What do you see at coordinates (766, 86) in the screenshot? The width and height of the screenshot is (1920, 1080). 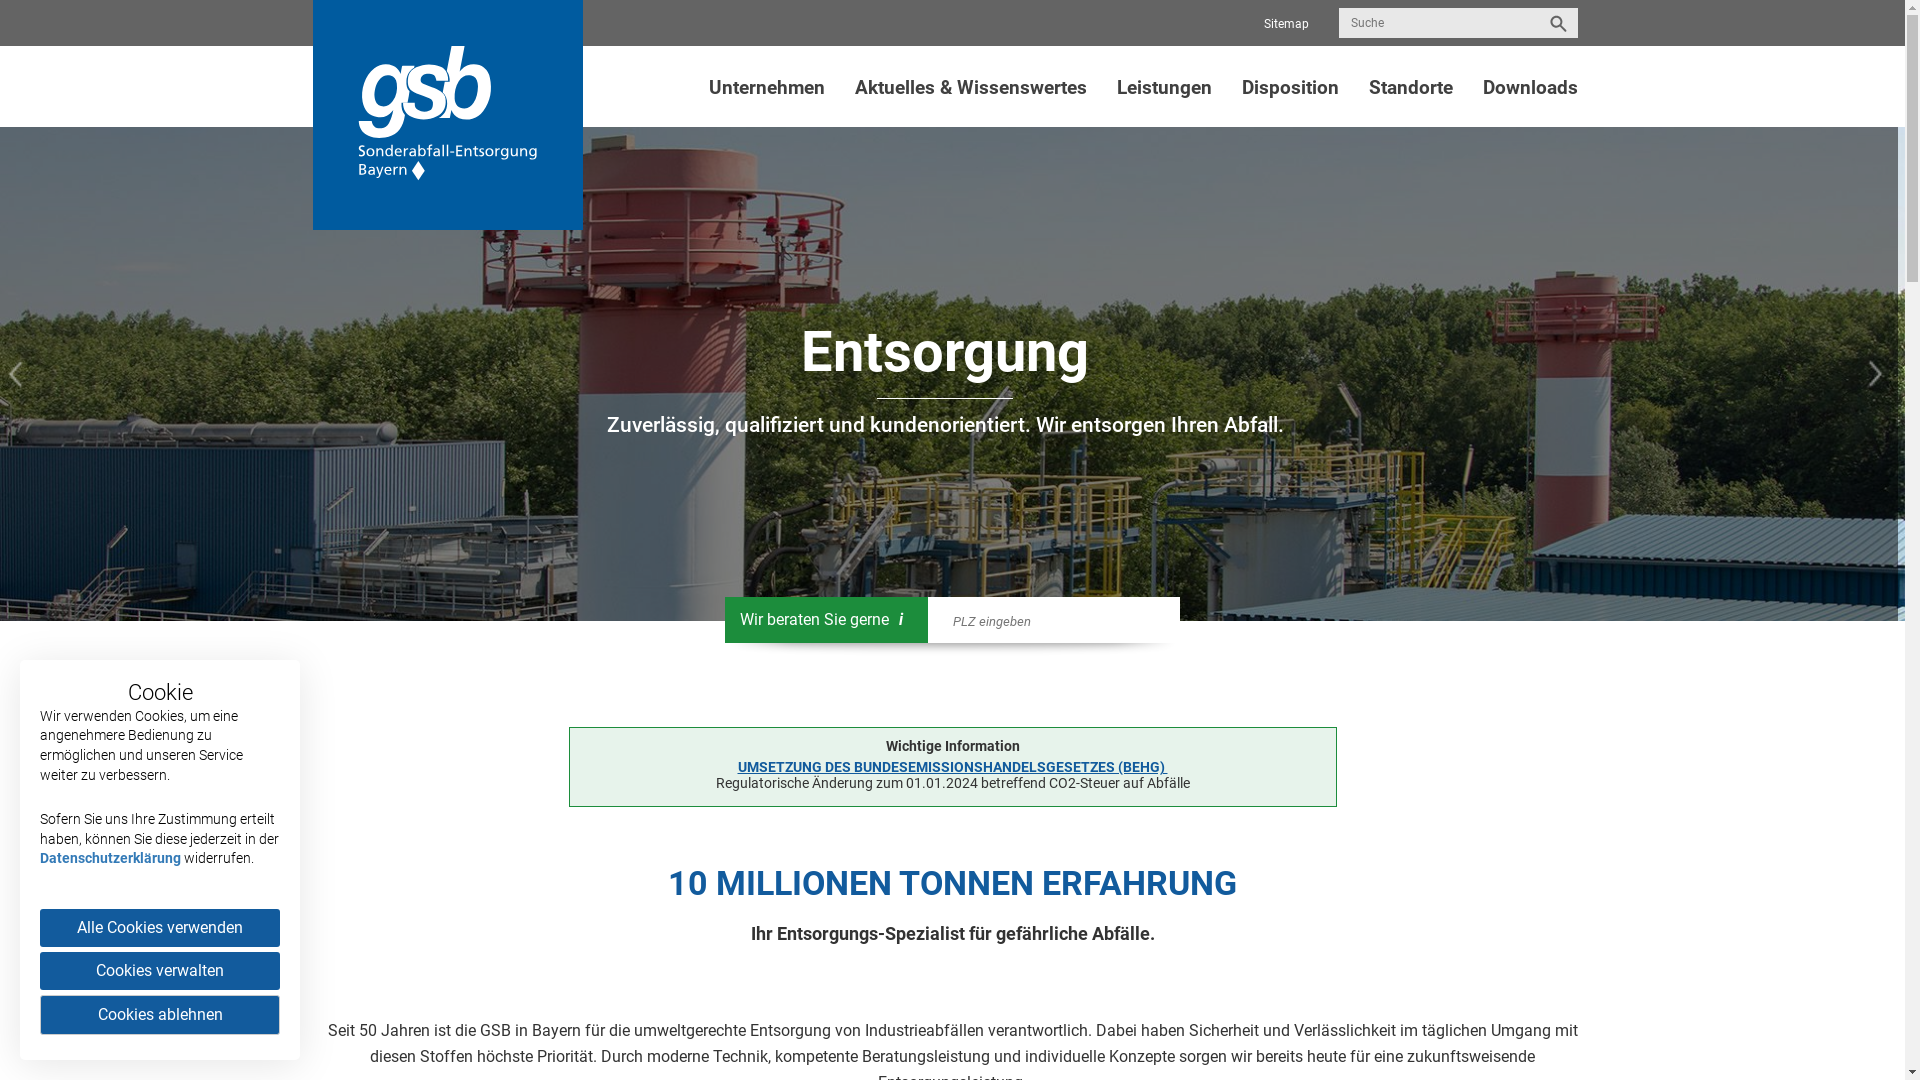 I see `'Unternehmen'` at bounding box center [766, 86].